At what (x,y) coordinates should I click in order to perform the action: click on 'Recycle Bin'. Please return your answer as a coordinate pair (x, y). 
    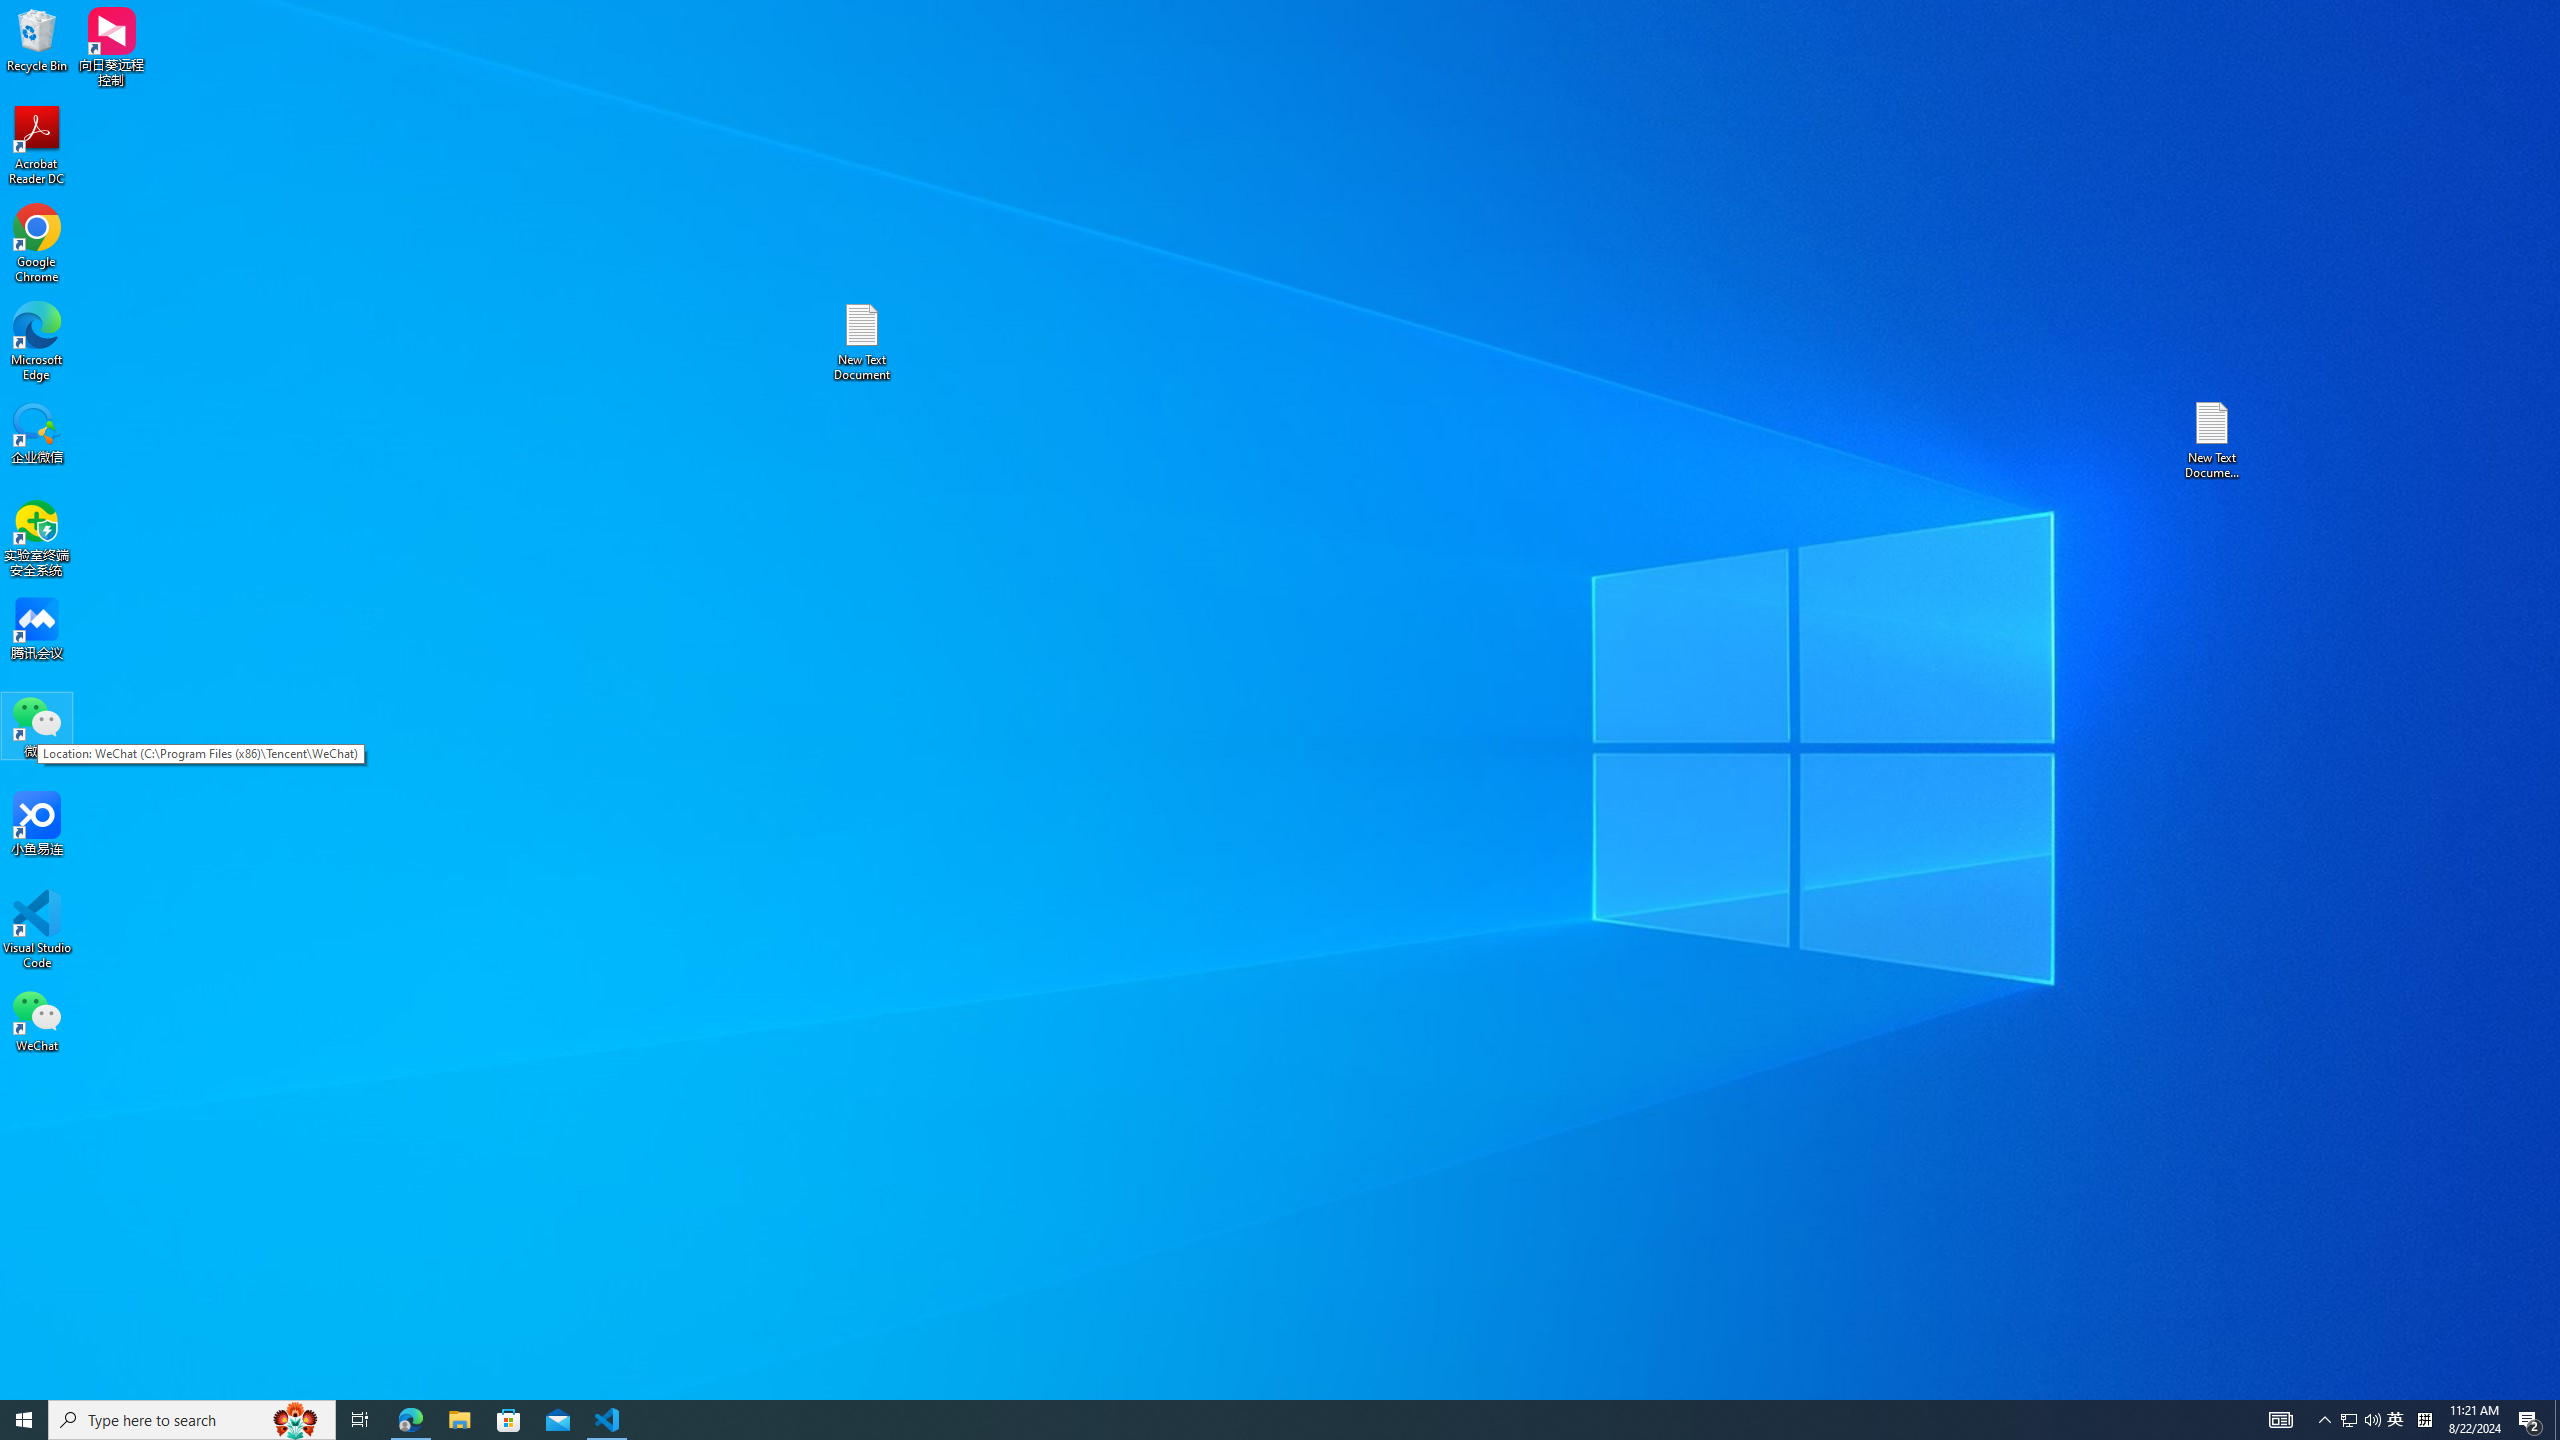
    Looking at the image, I should click on (36, 38).